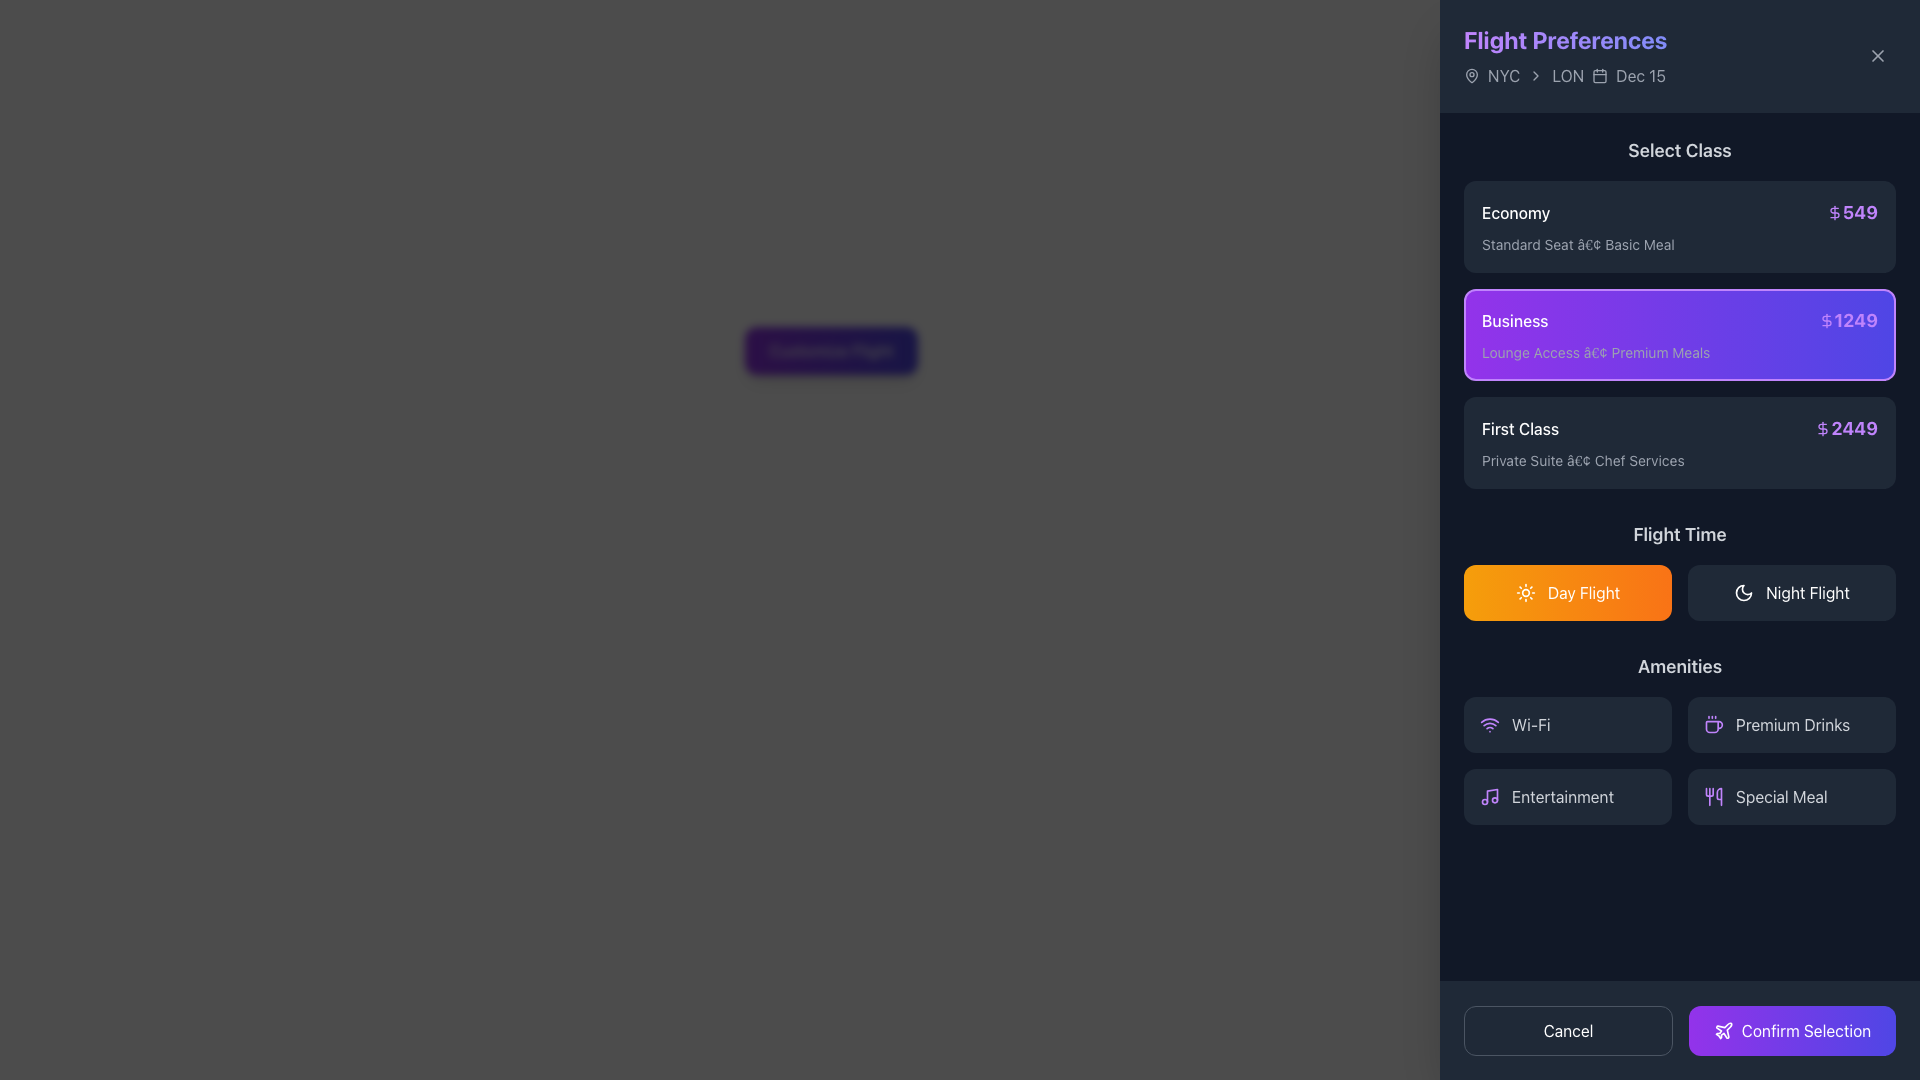 This screenshot has height=1080, width=1920. What do you see at coordinates (1808, 592) in the screenshot?
I see `the 'Night Flight' text label option located in the right-hand sidebar under the 'Flight Time' section, positioned next to the 'Day Flight' option` at bounding box center [1808, 592].